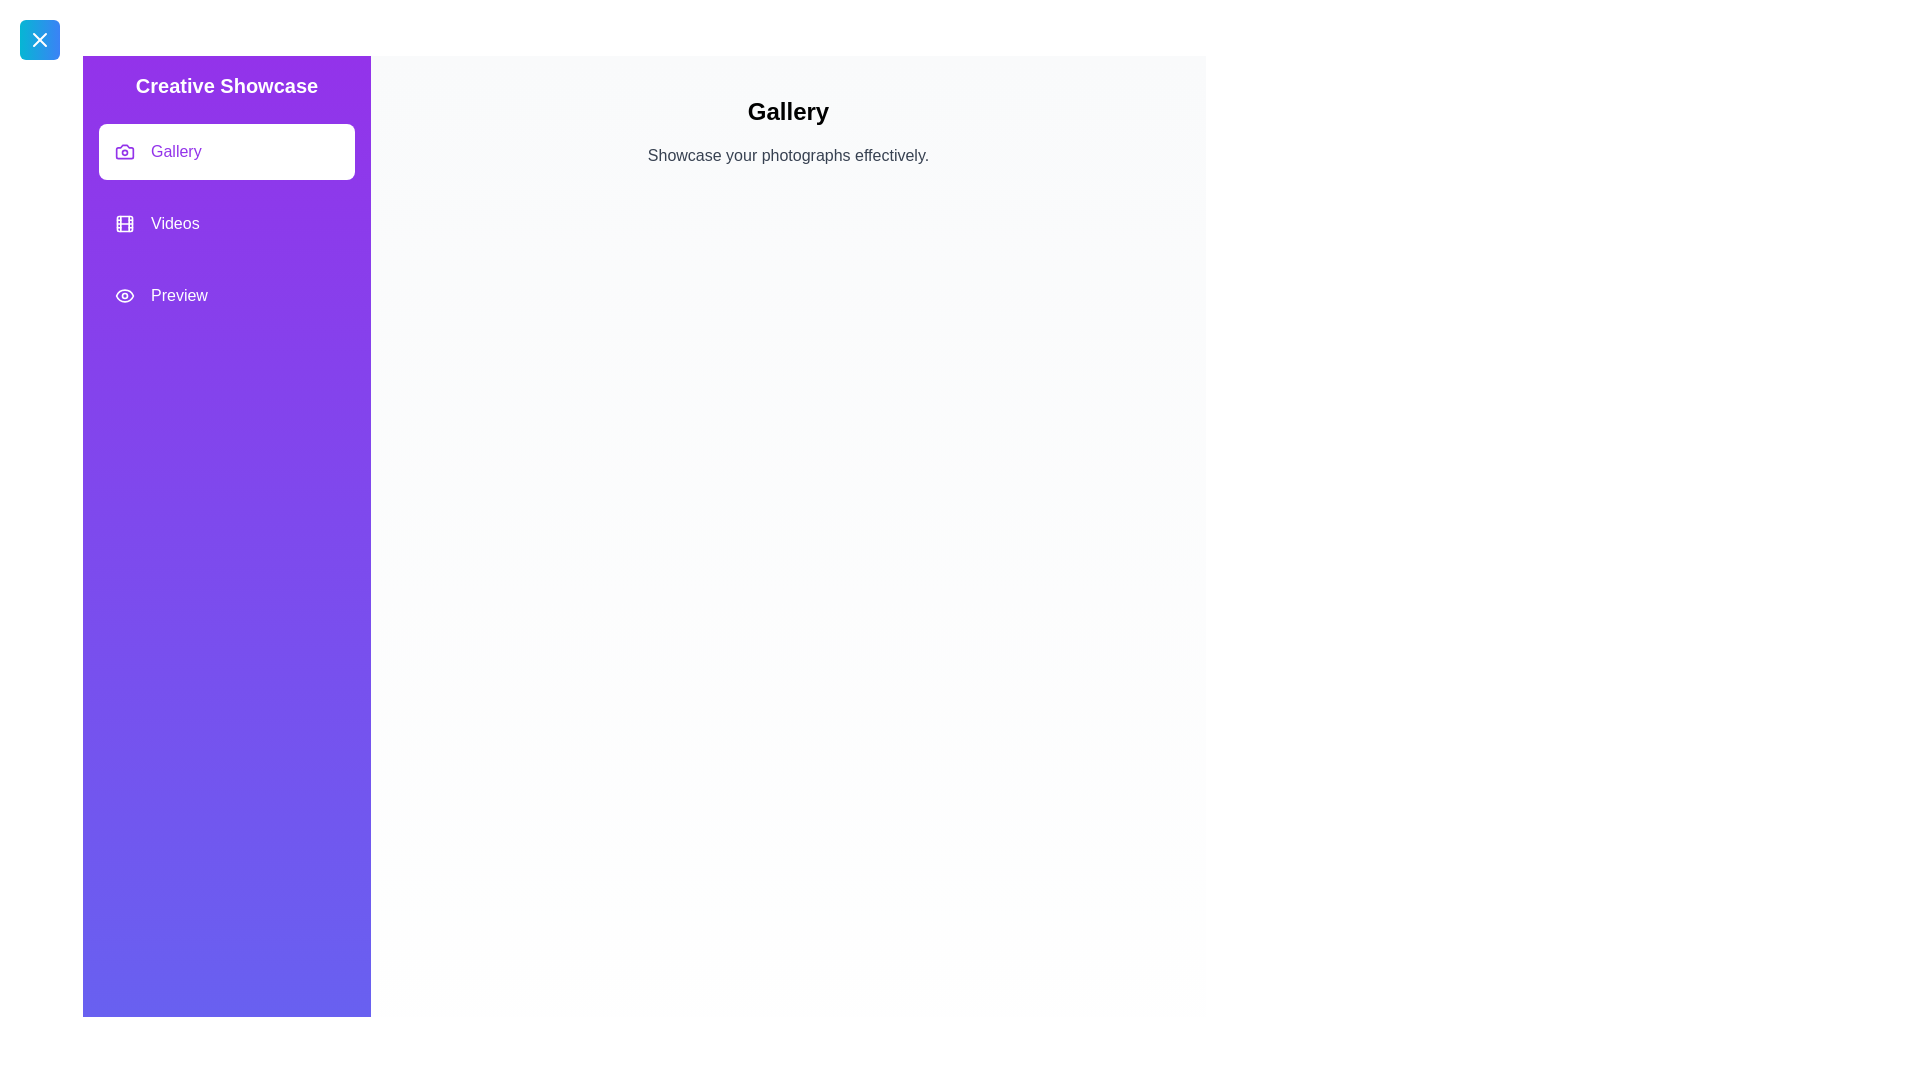 The image size is (1920, 1080). Describe the element at coordinates (226, 150) in the screenshot. I see `the feature Gallery from the feature list` at that location.